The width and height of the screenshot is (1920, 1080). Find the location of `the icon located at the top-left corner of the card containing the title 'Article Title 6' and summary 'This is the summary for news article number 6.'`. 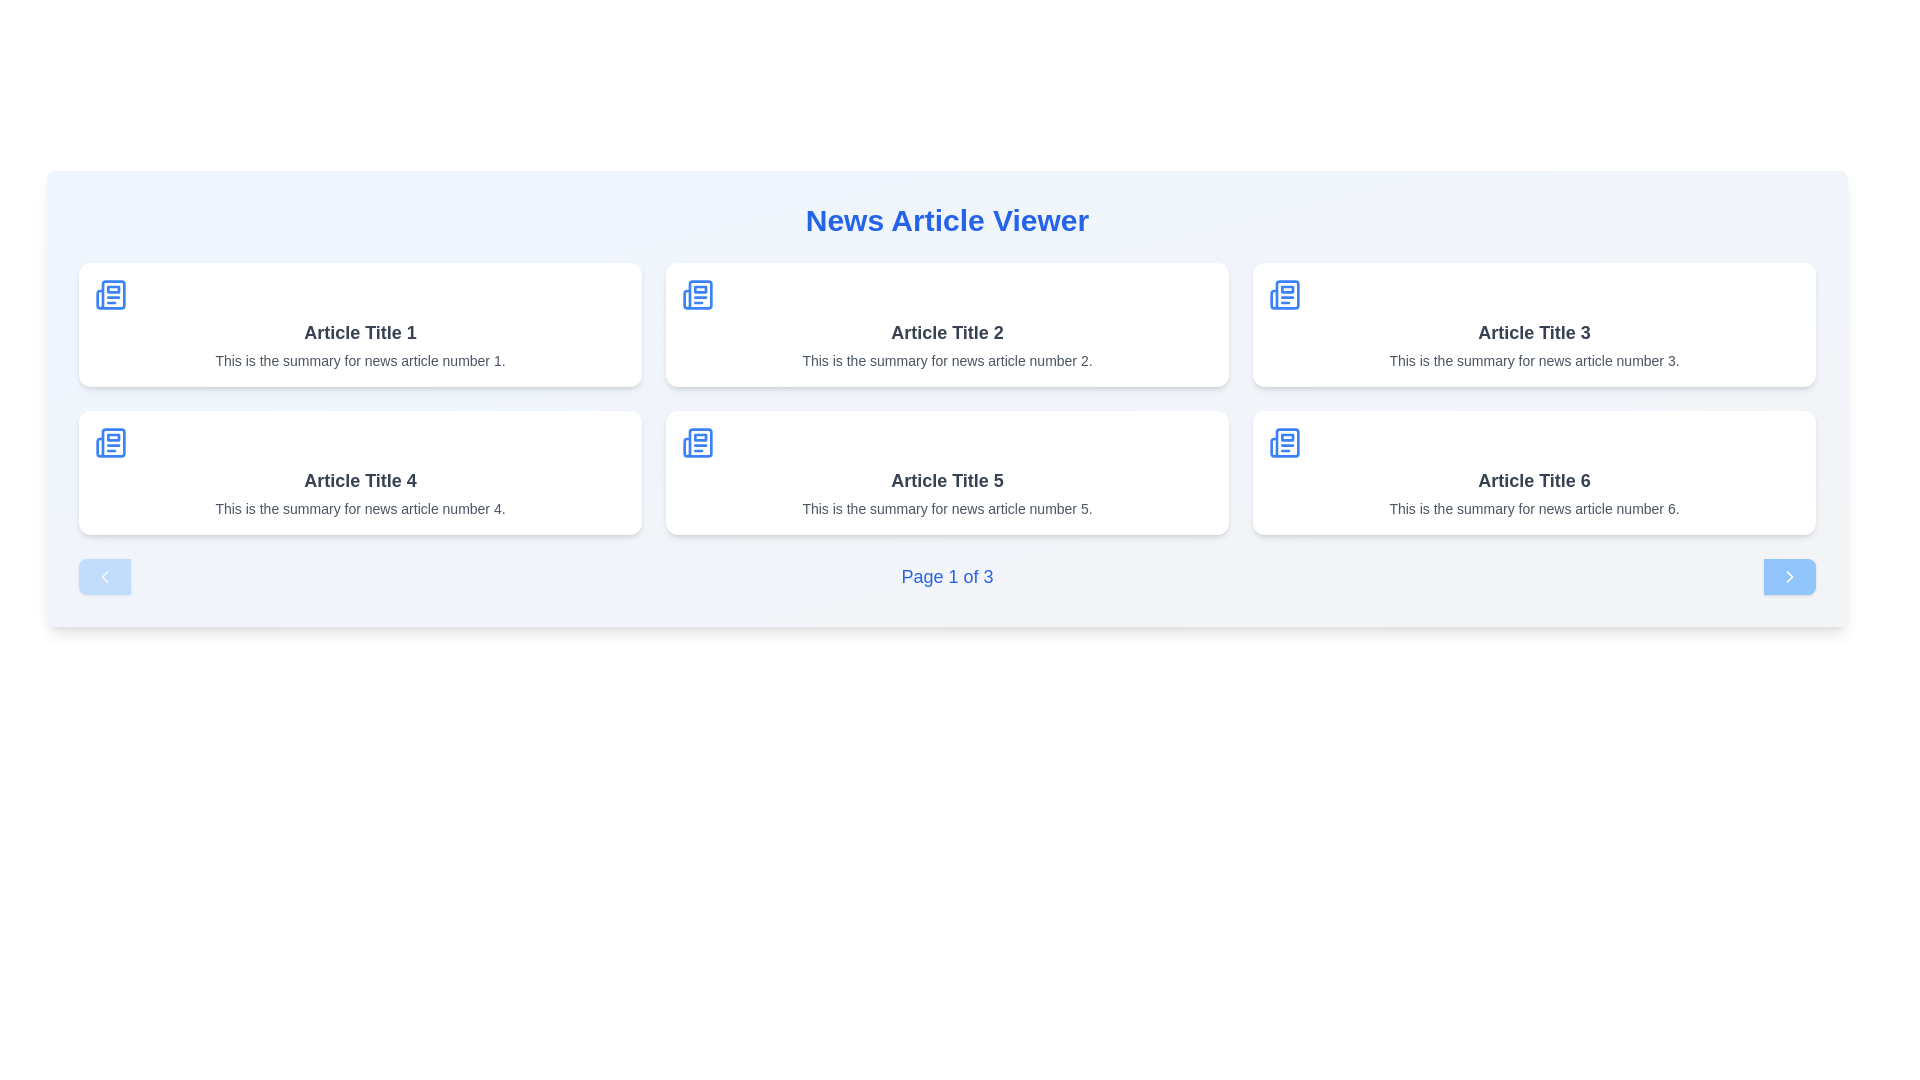

the icon located at the top-left corner of the card containing the title 'Article Title 6' and summary 'This is the summary for news article number 6.' is located at coordinates (1285, 442).